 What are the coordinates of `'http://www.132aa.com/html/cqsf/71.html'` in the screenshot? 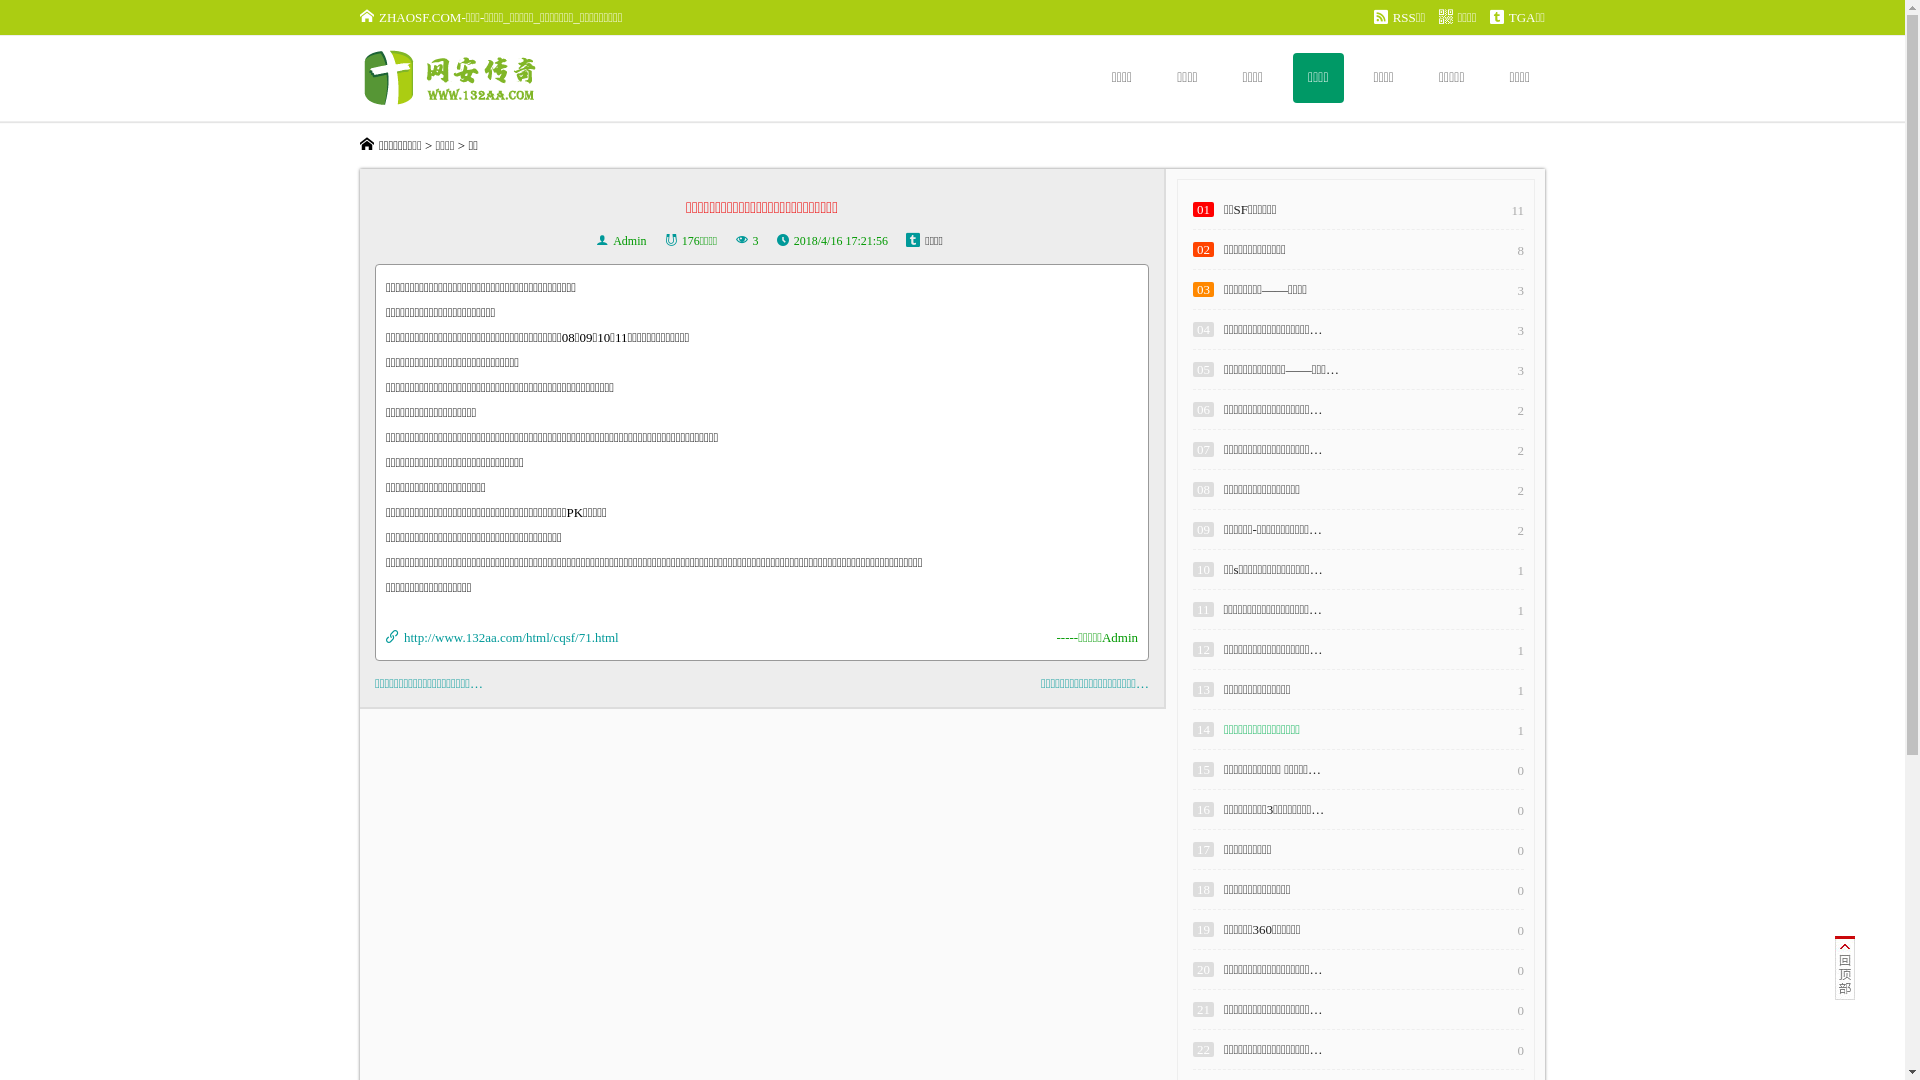 It's located at (511, 637).